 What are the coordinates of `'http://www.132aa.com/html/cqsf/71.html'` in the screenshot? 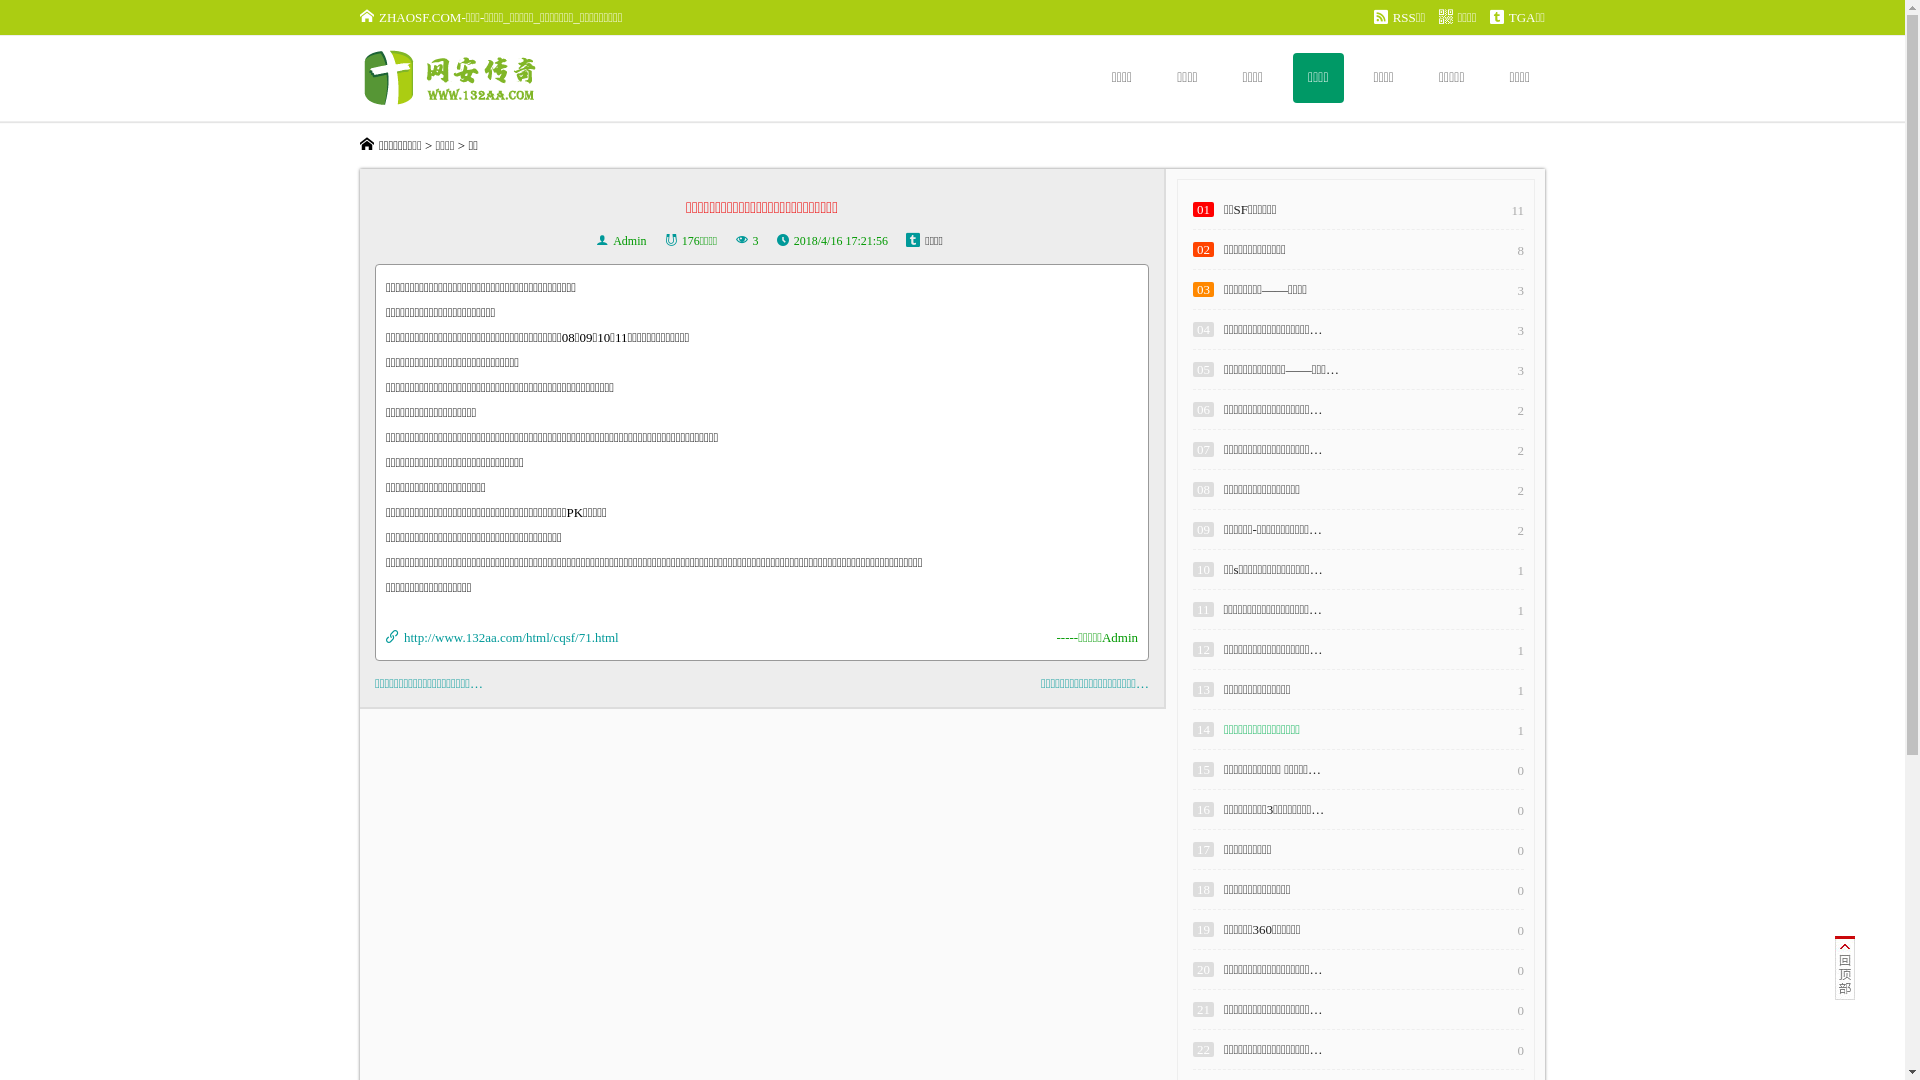 It's located at (511, 637).